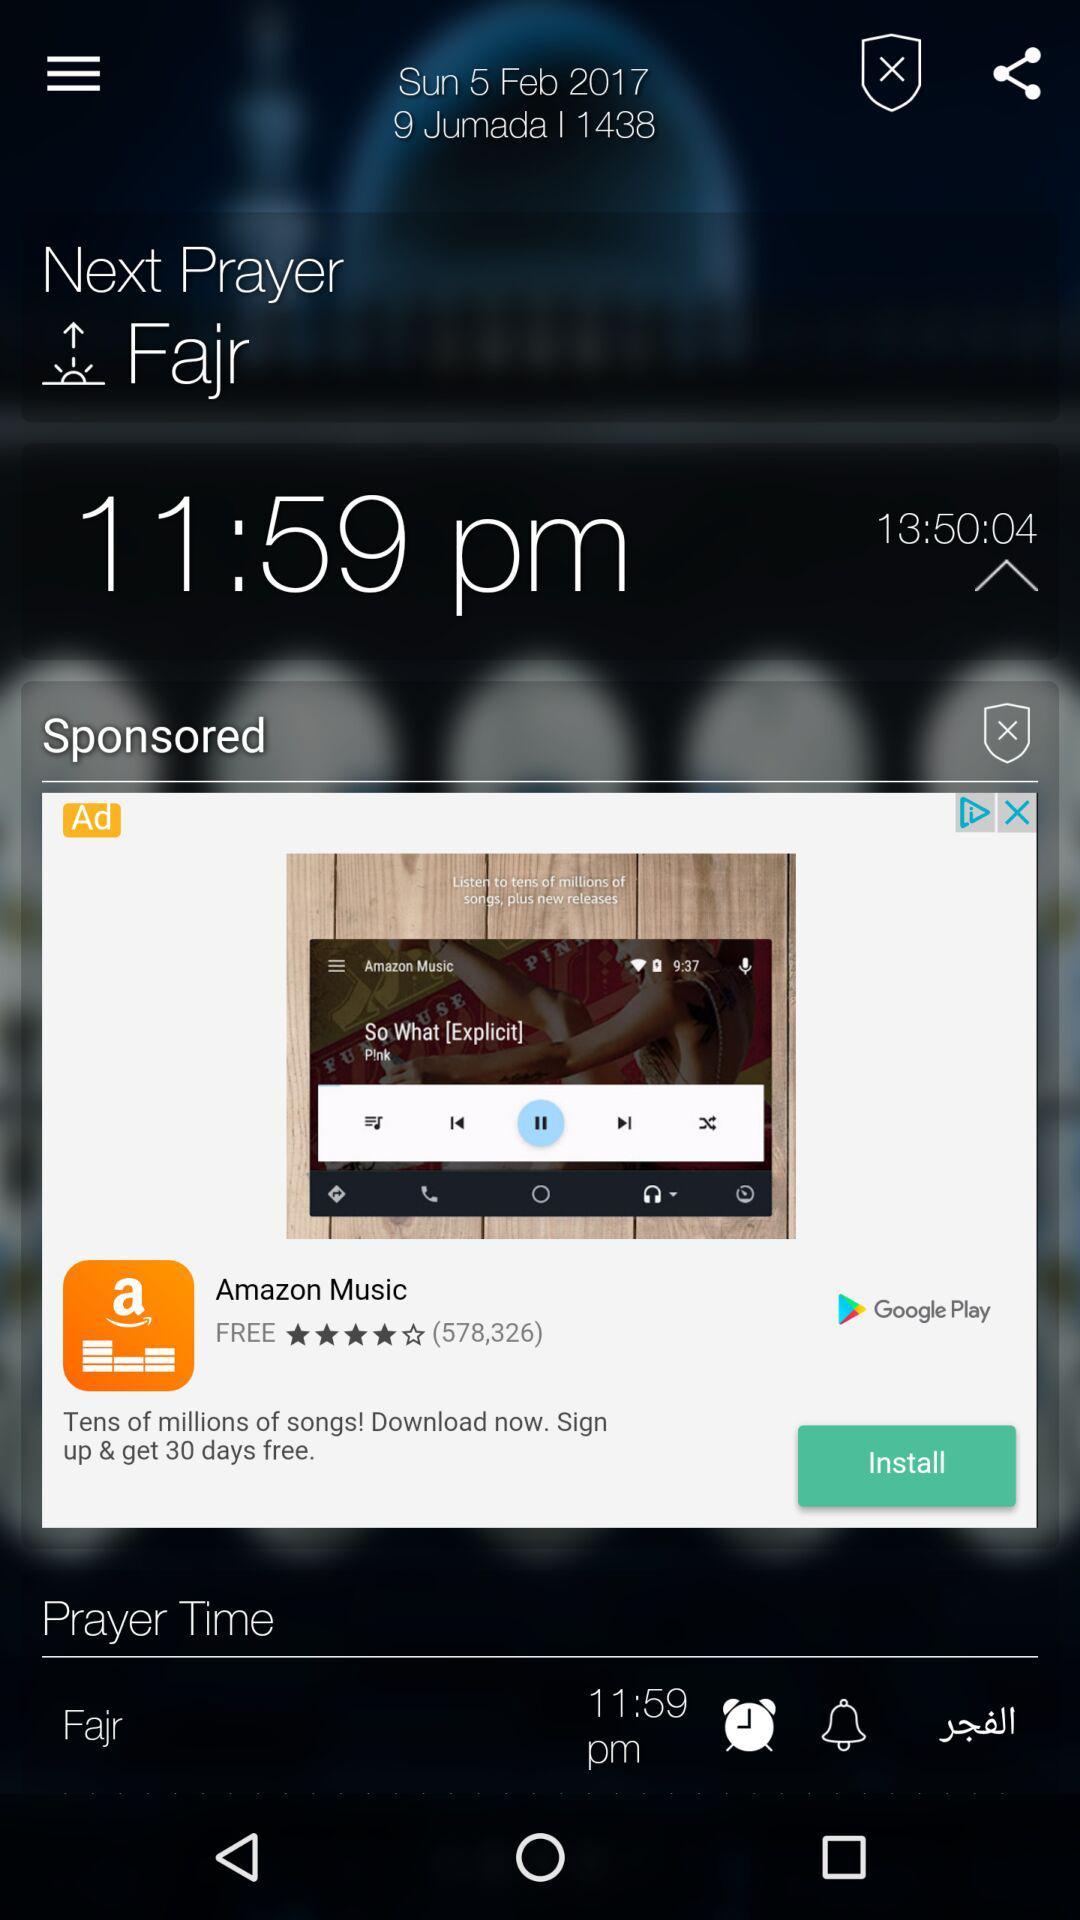 The image size is (1080, 1920). Describe the element at coordinates (843, 1723) in the screenshot. I see `alarm` at that location.